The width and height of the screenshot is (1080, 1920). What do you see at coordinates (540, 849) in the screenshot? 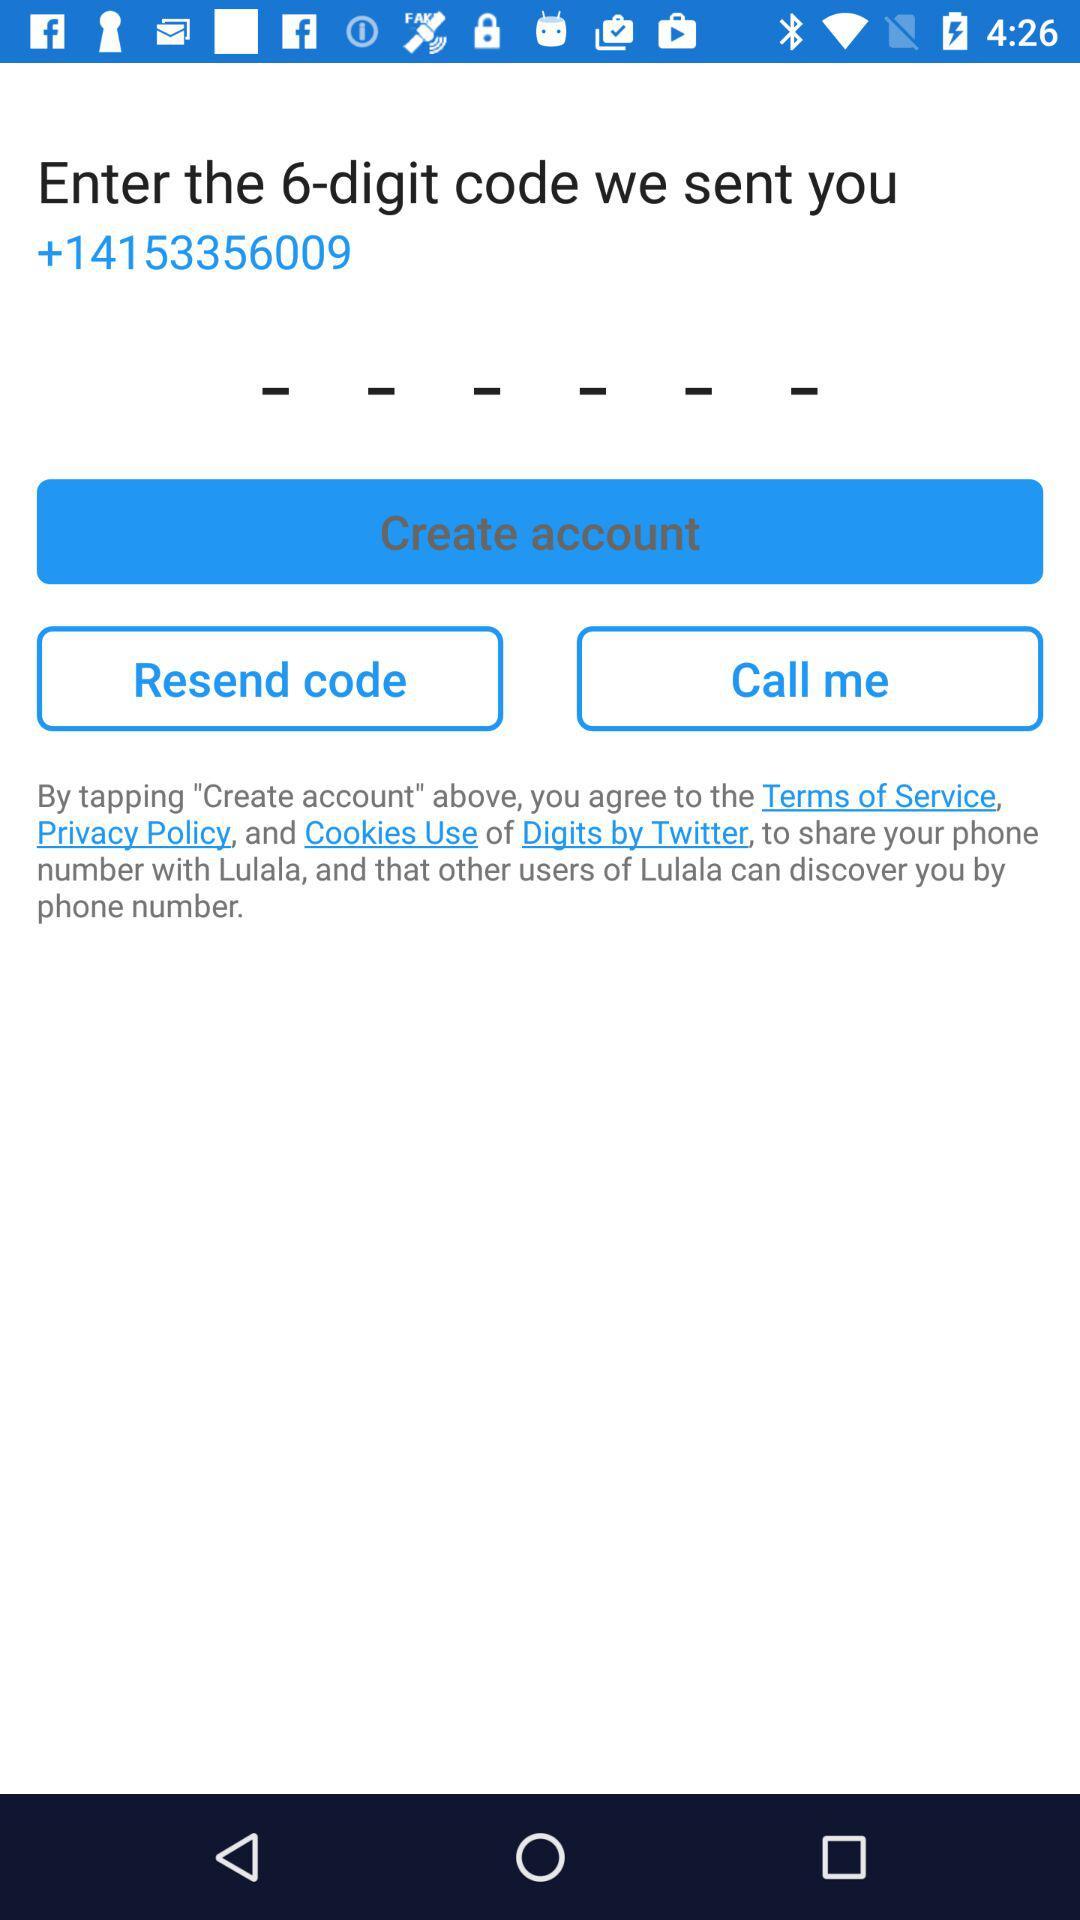
I see `by tapping create item` at bounding box center [540, 849].